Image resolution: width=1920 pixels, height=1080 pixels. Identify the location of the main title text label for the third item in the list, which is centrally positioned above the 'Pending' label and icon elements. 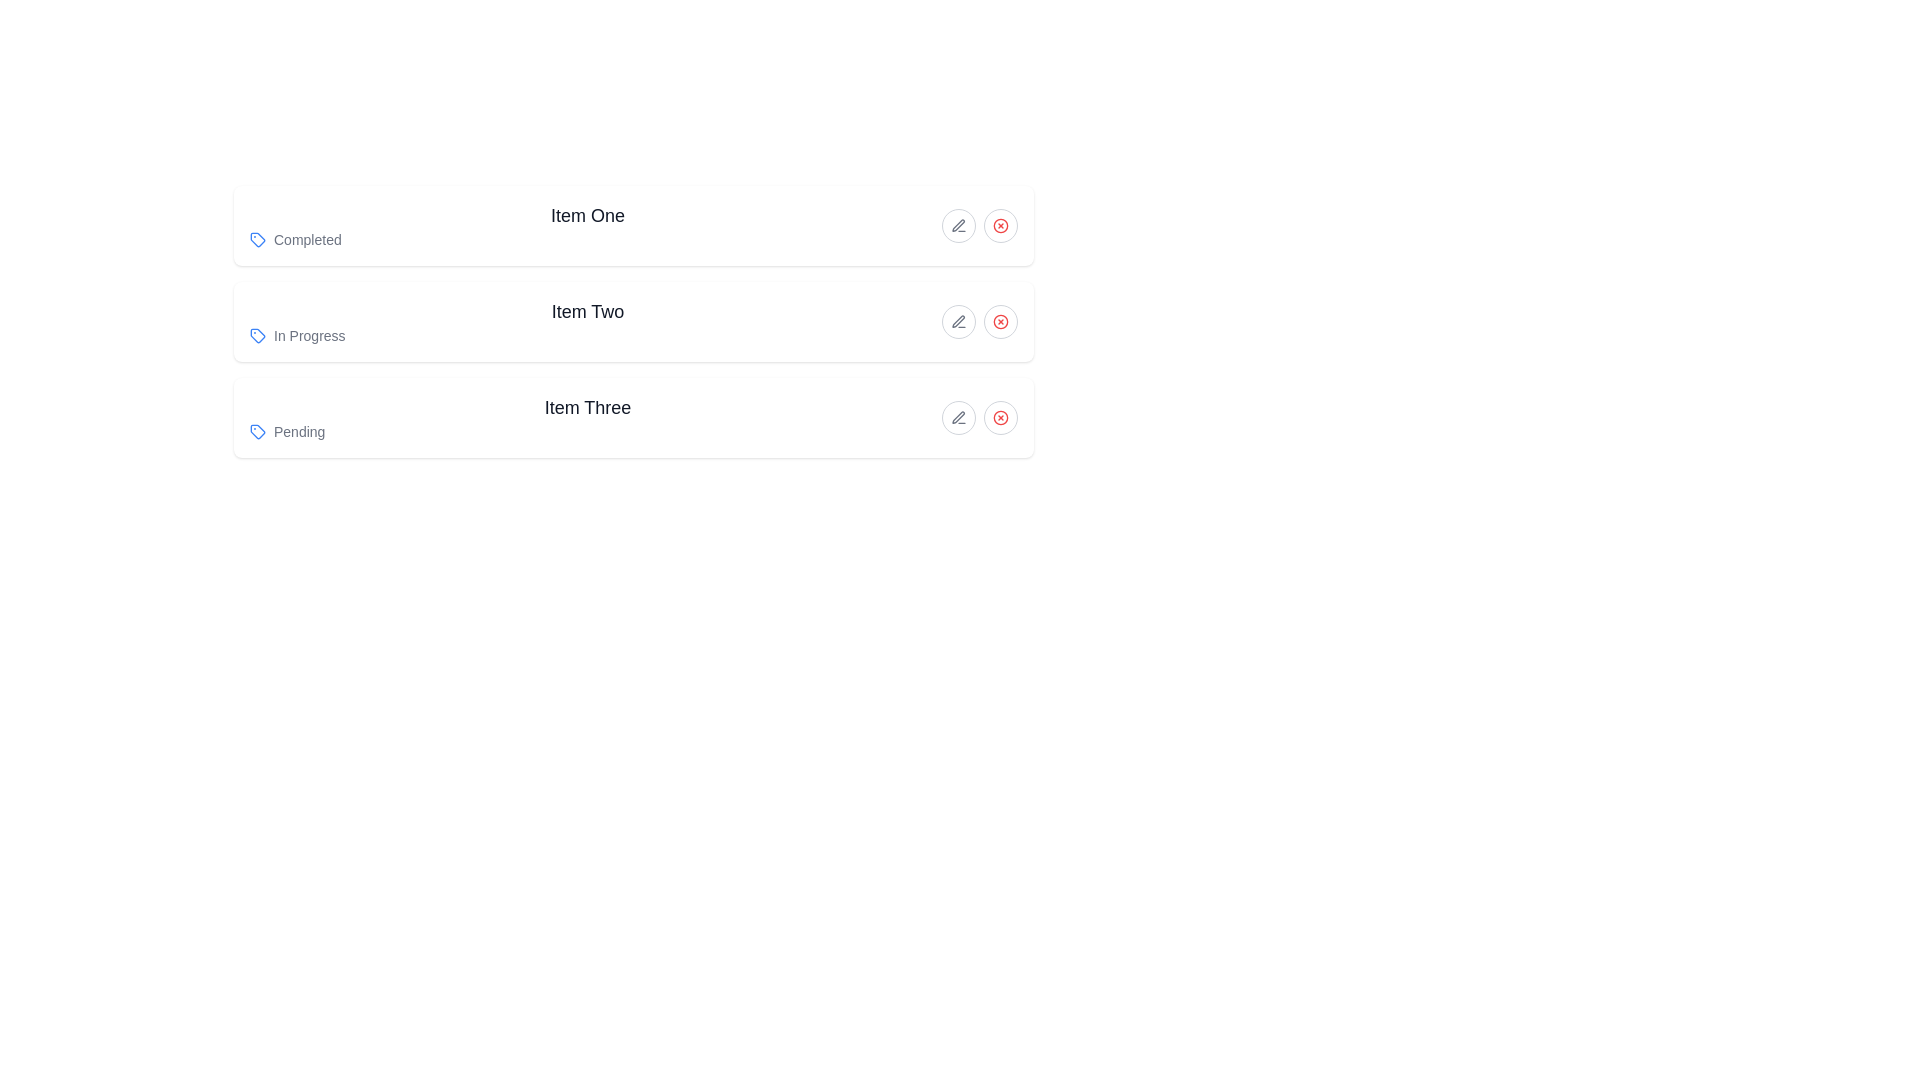
(587, 407).